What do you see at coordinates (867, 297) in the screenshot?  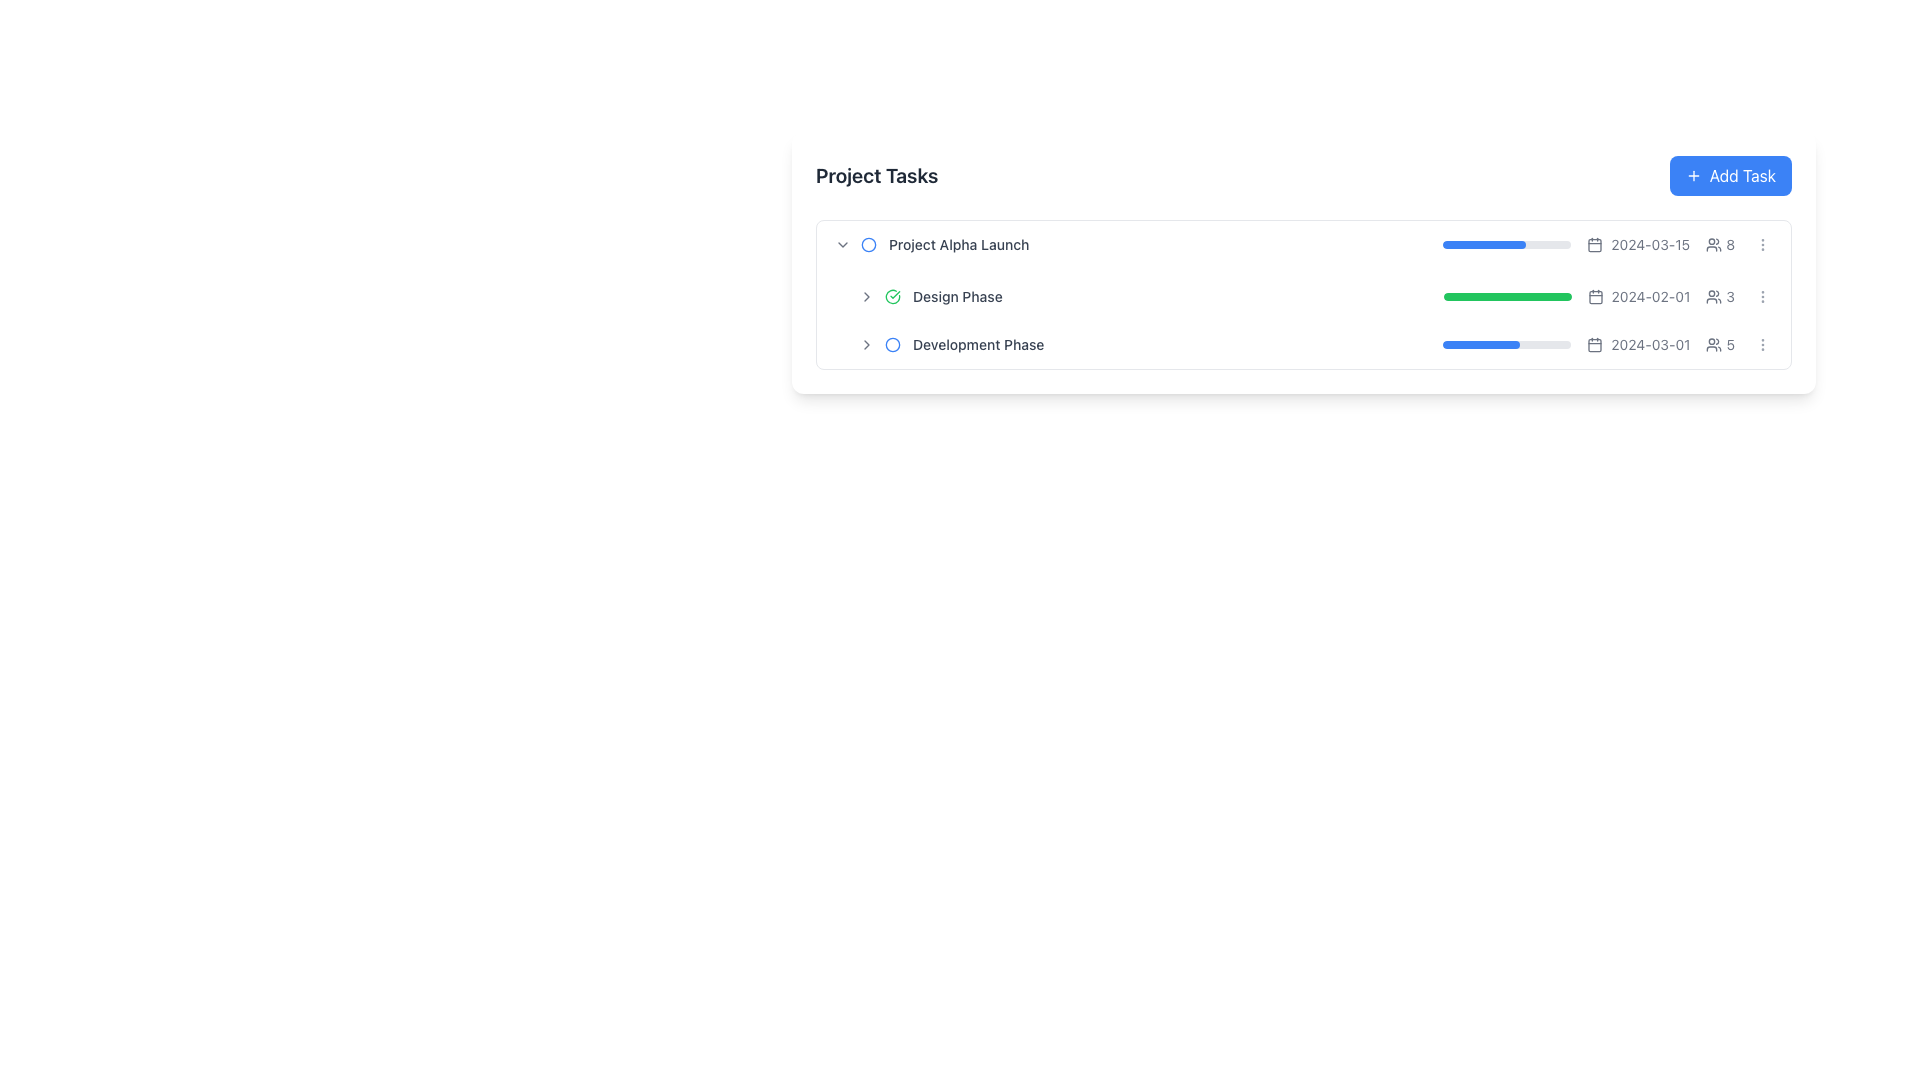 I see `the small right-pointing chevron icon located to the immediate left of the 'Design Phase' text` at bounding box center [867, 297].